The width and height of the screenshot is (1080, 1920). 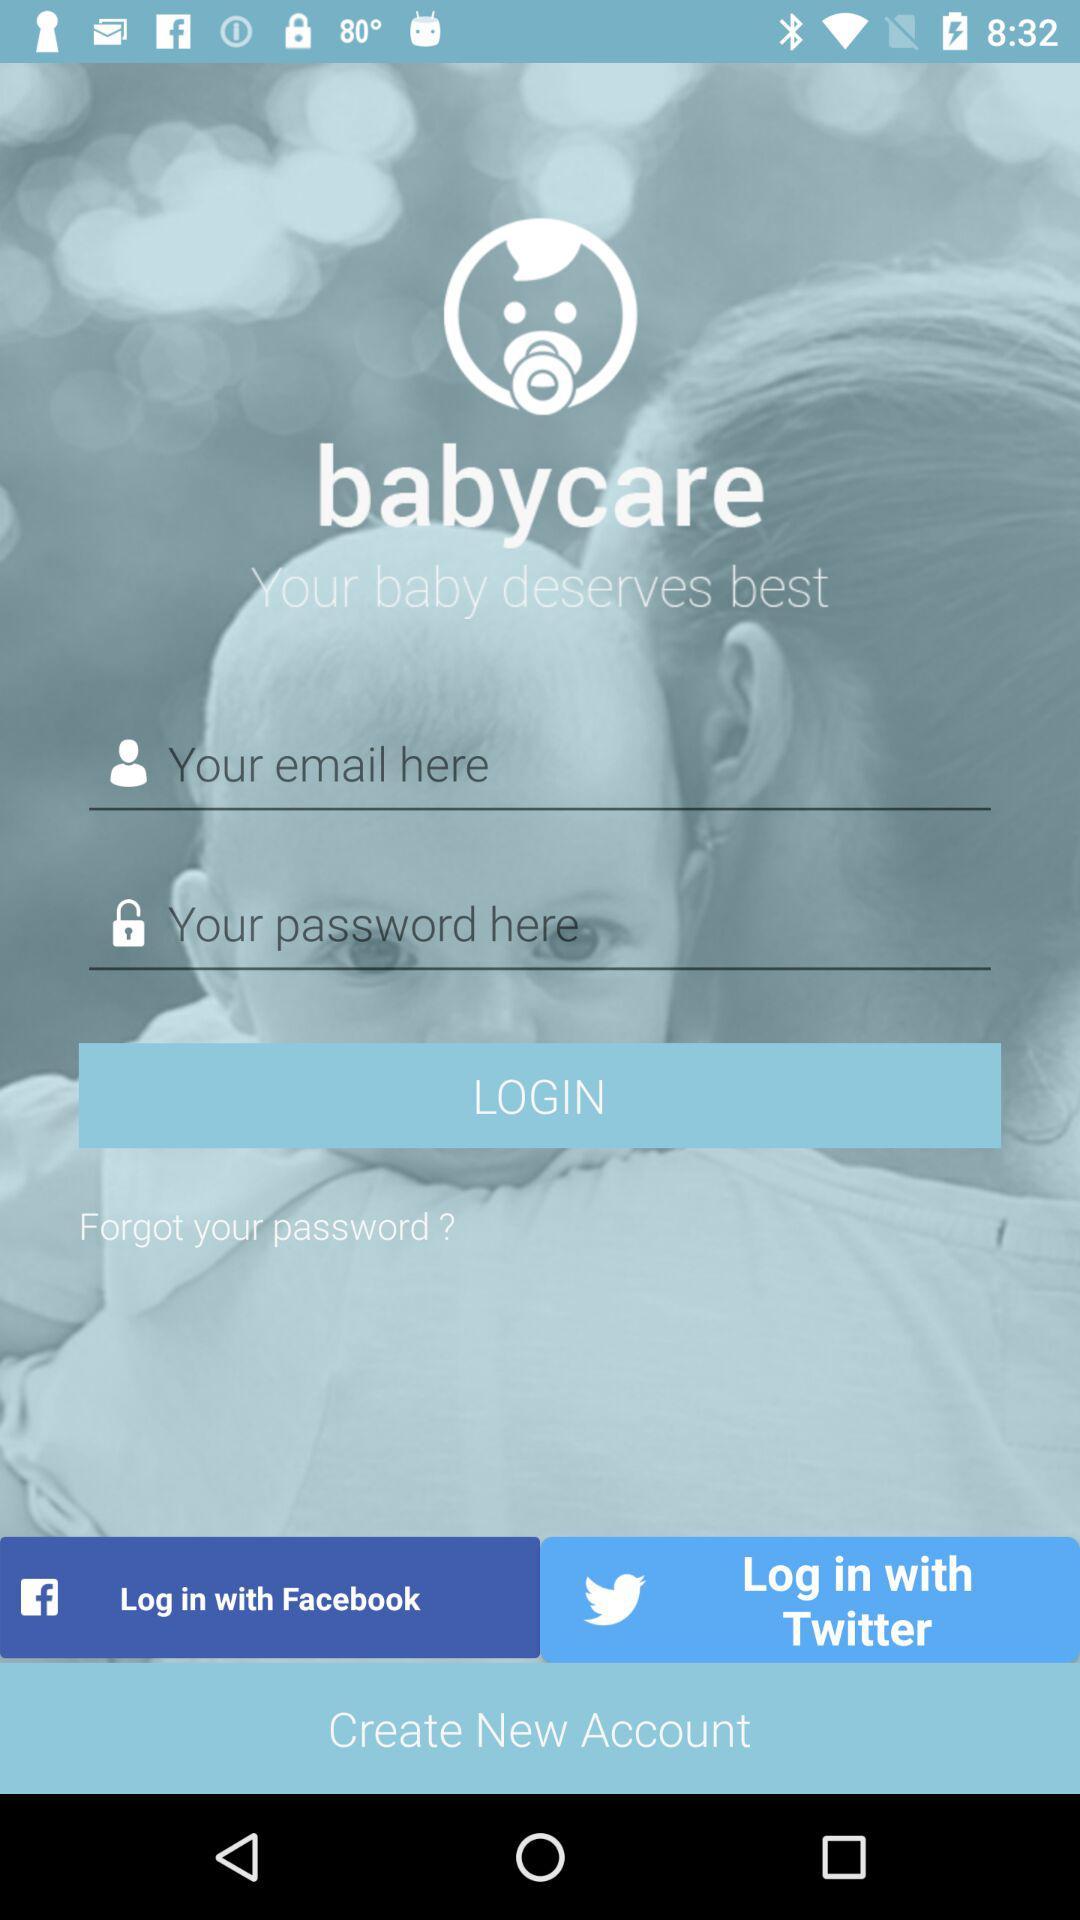 I want to click on the logo, so click(x=540, y=405).